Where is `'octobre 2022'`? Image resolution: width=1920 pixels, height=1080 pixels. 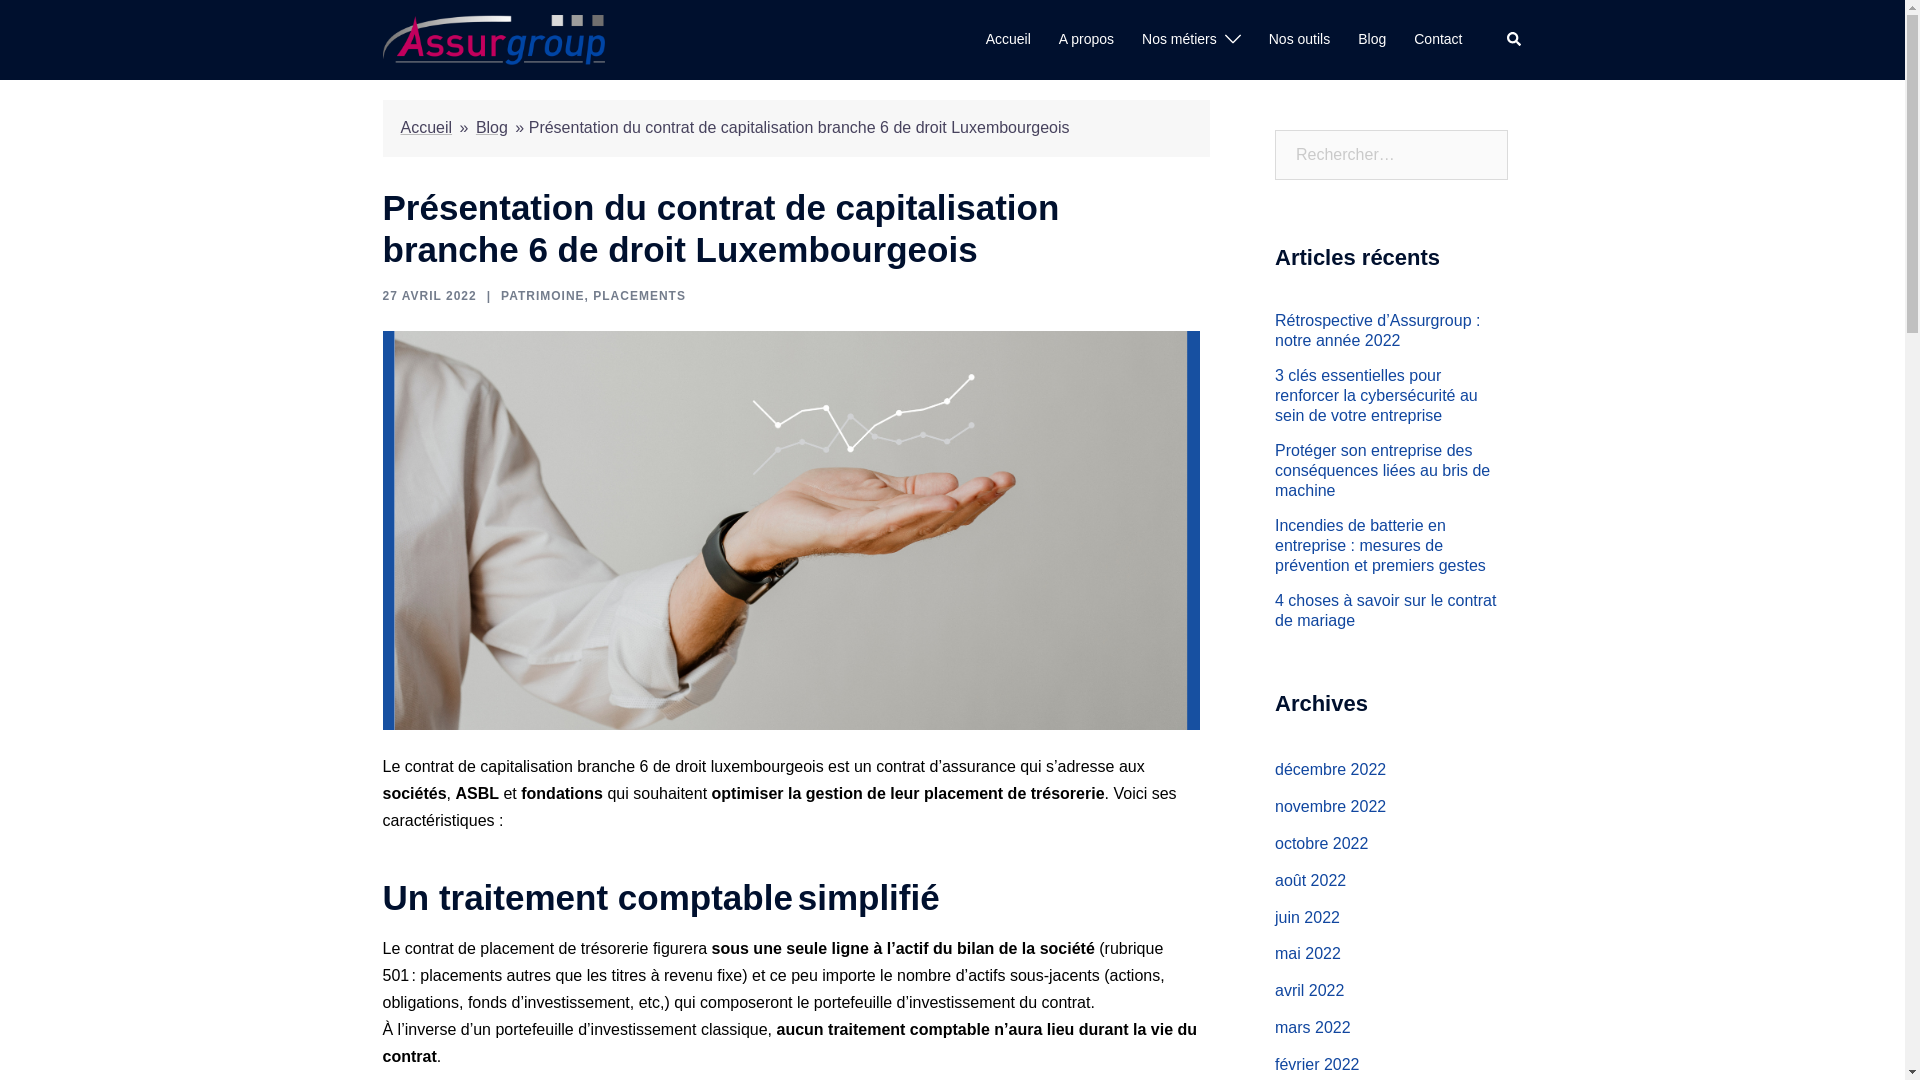
'octobre 2022' is located at coordinates (1274, 843).